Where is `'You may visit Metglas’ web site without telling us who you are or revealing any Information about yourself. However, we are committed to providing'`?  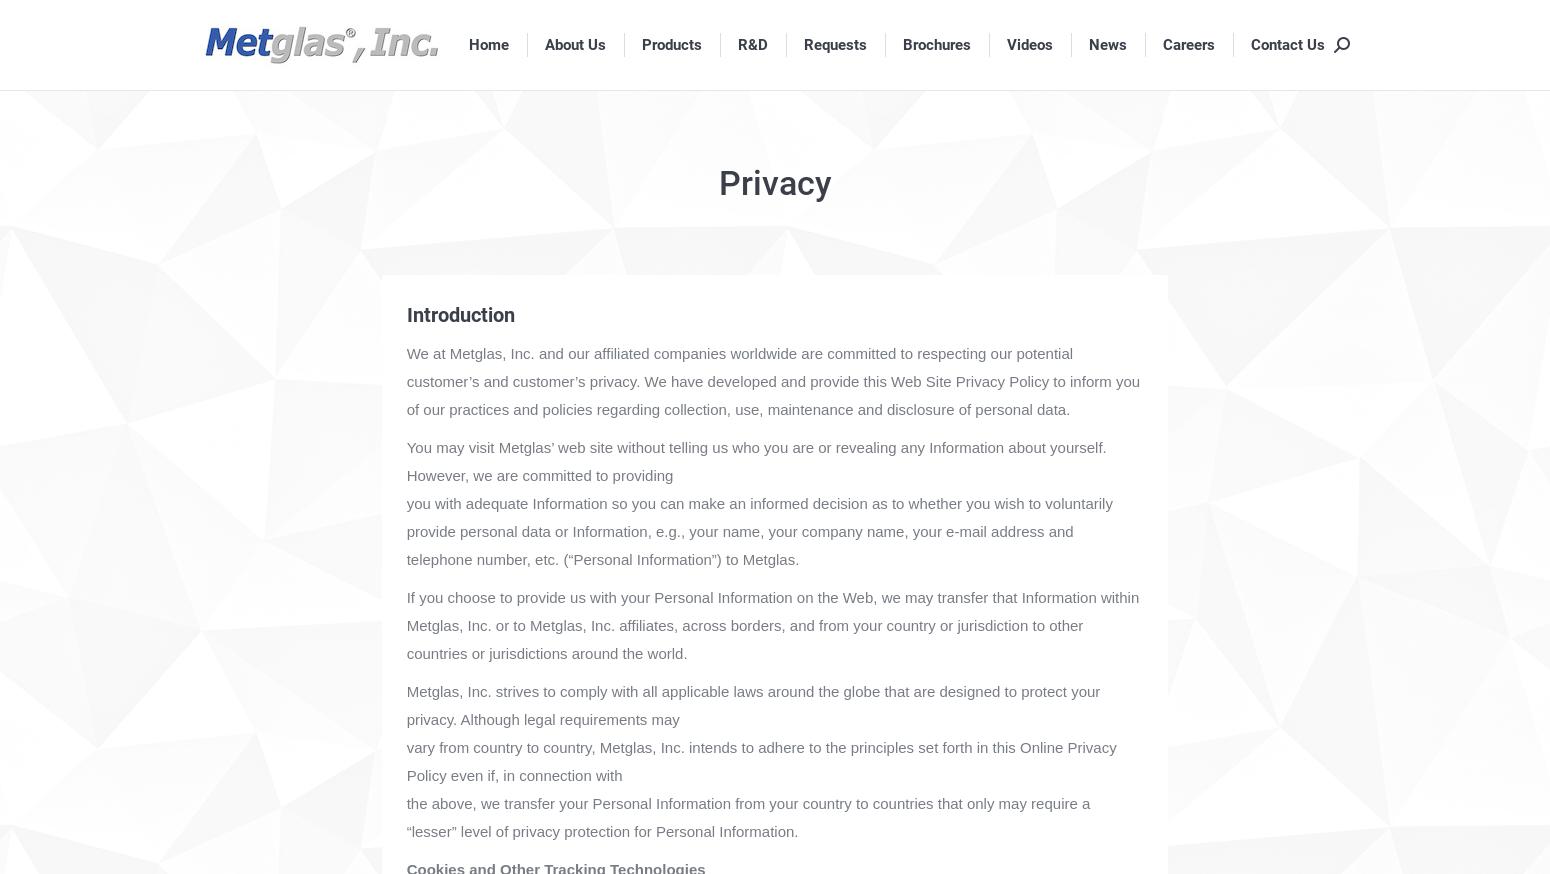
'You may visit Metglas’ web site without telling us who you are or revealing any Information about yourself. However, we are committed to providing' is located at coordinates (755, 460).